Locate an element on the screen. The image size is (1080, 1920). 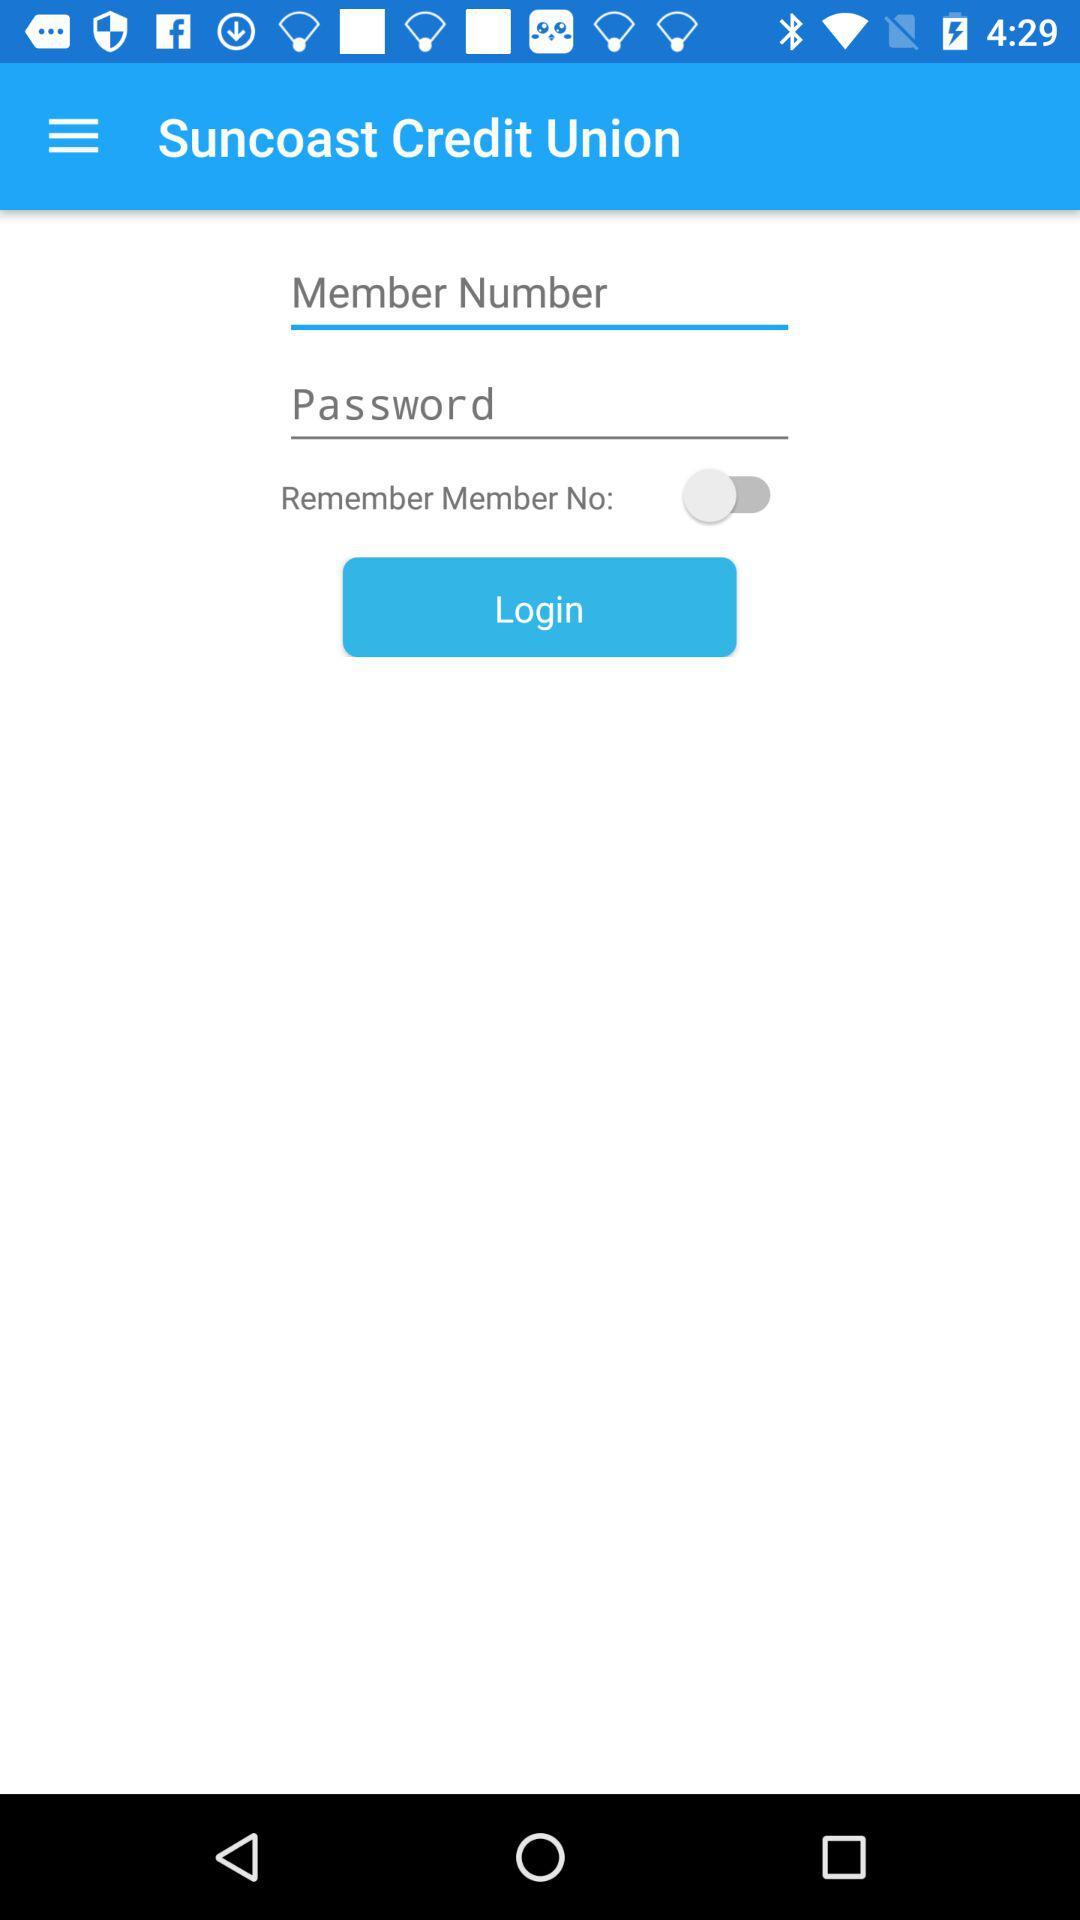
the item at the top right corner is located at coordinates (736, 495).